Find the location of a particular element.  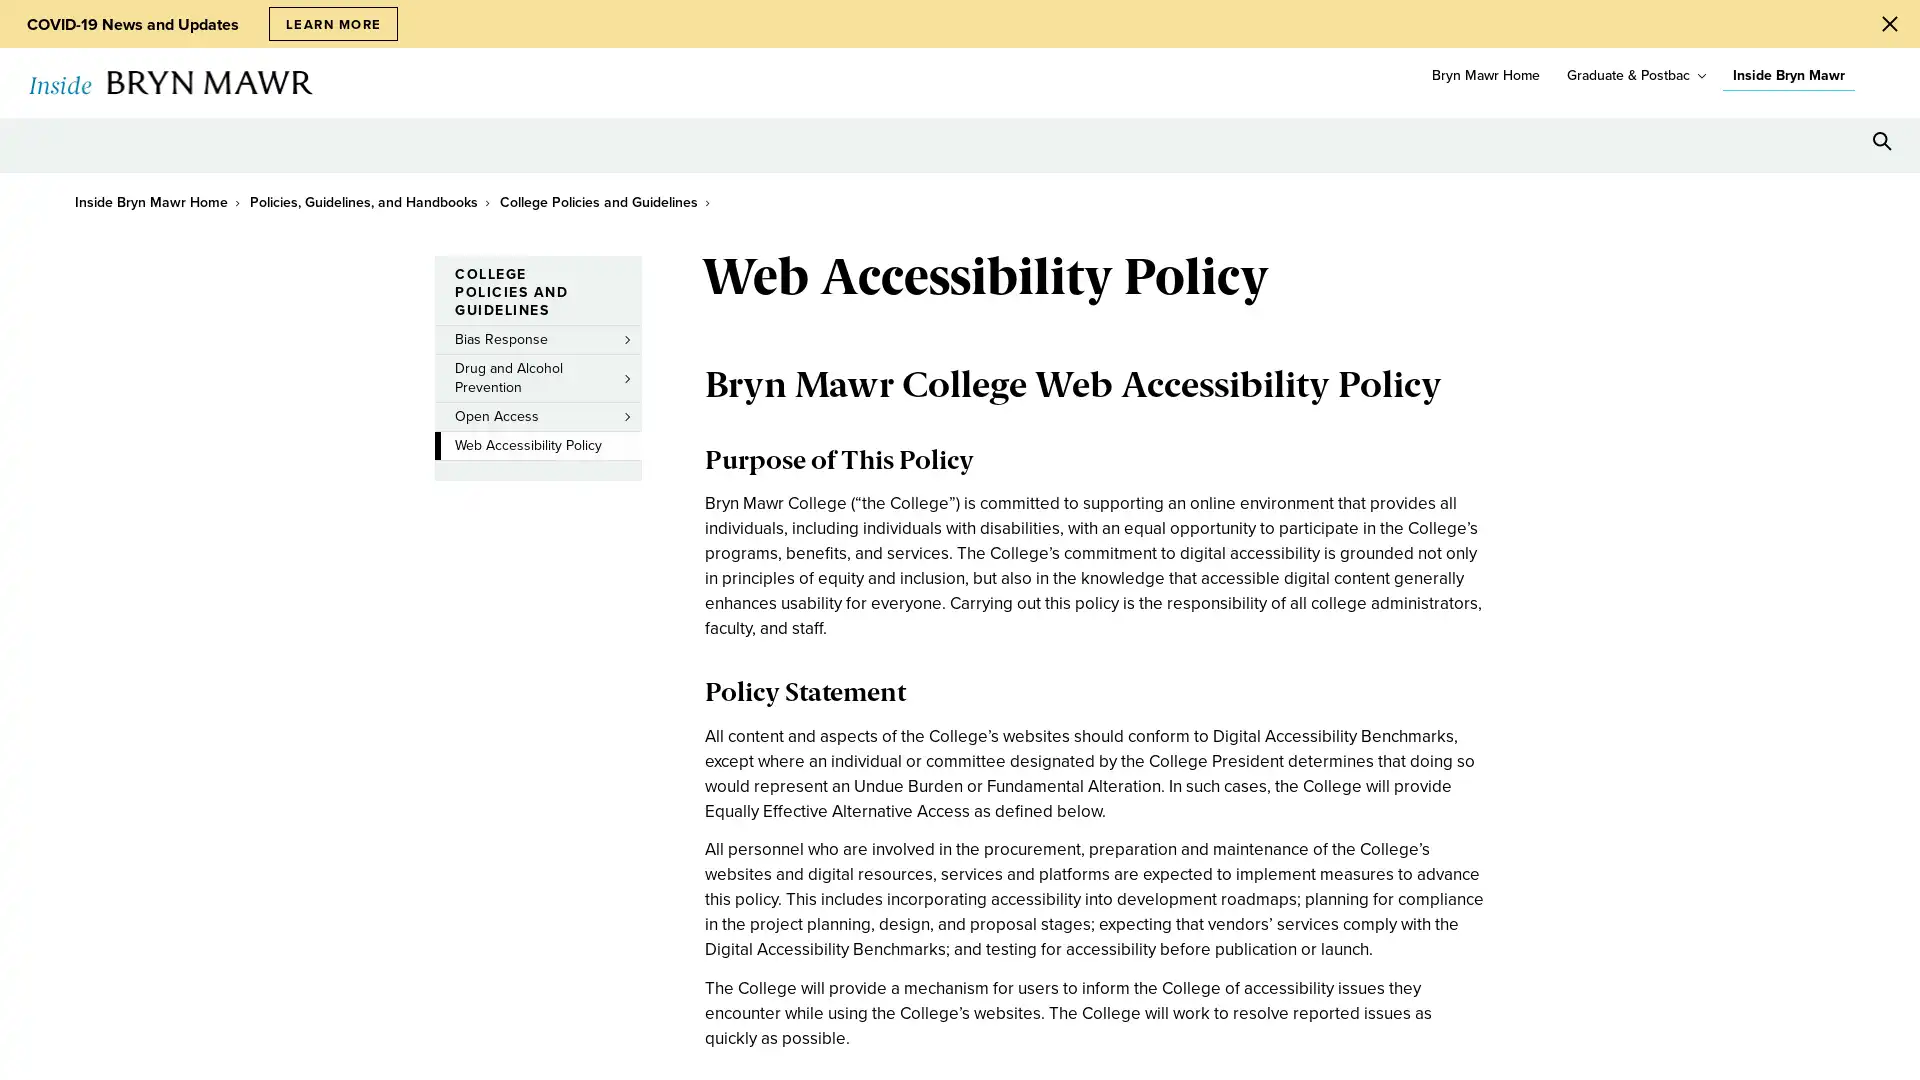

Open Location menu is located at coordinates (1733, 139).